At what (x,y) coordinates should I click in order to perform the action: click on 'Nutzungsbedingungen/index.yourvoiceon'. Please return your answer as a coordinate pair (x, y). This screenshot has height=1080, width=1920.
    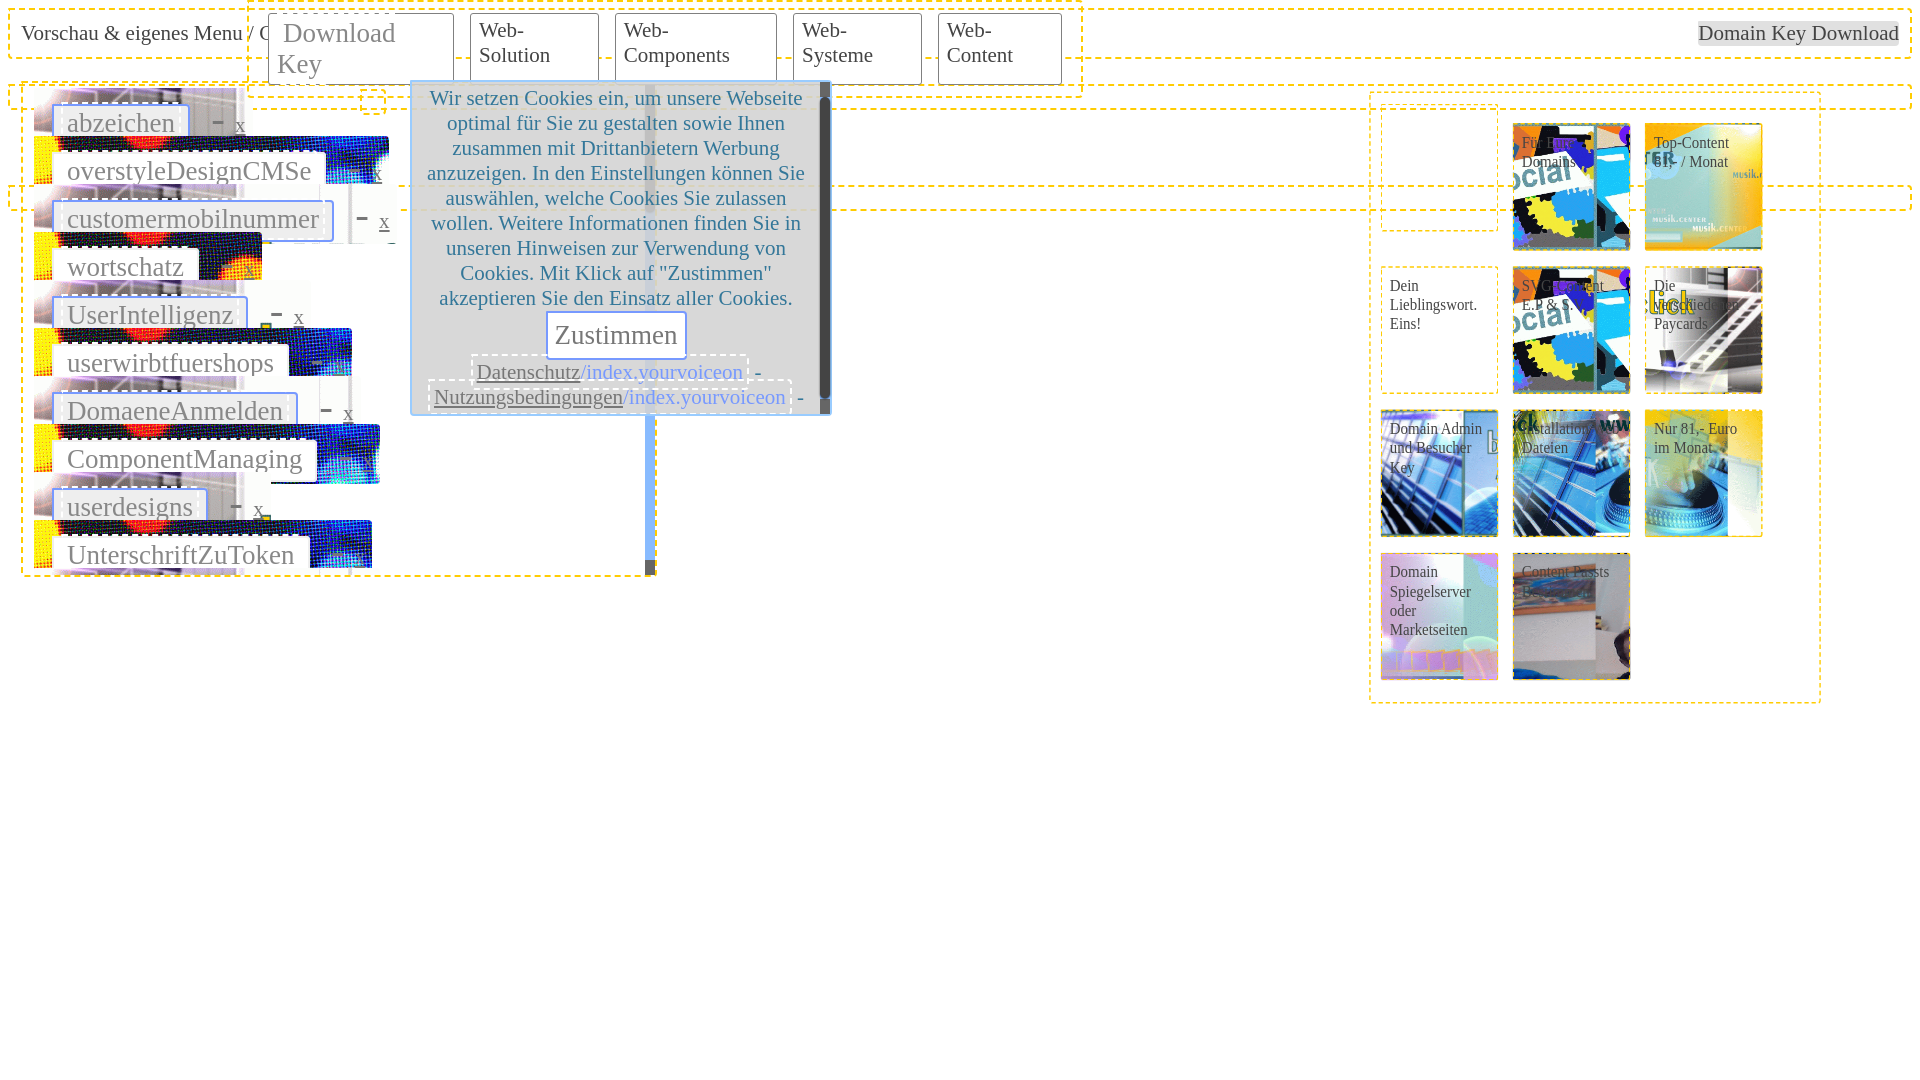
    Looking at the image, I should click on (608, 397).